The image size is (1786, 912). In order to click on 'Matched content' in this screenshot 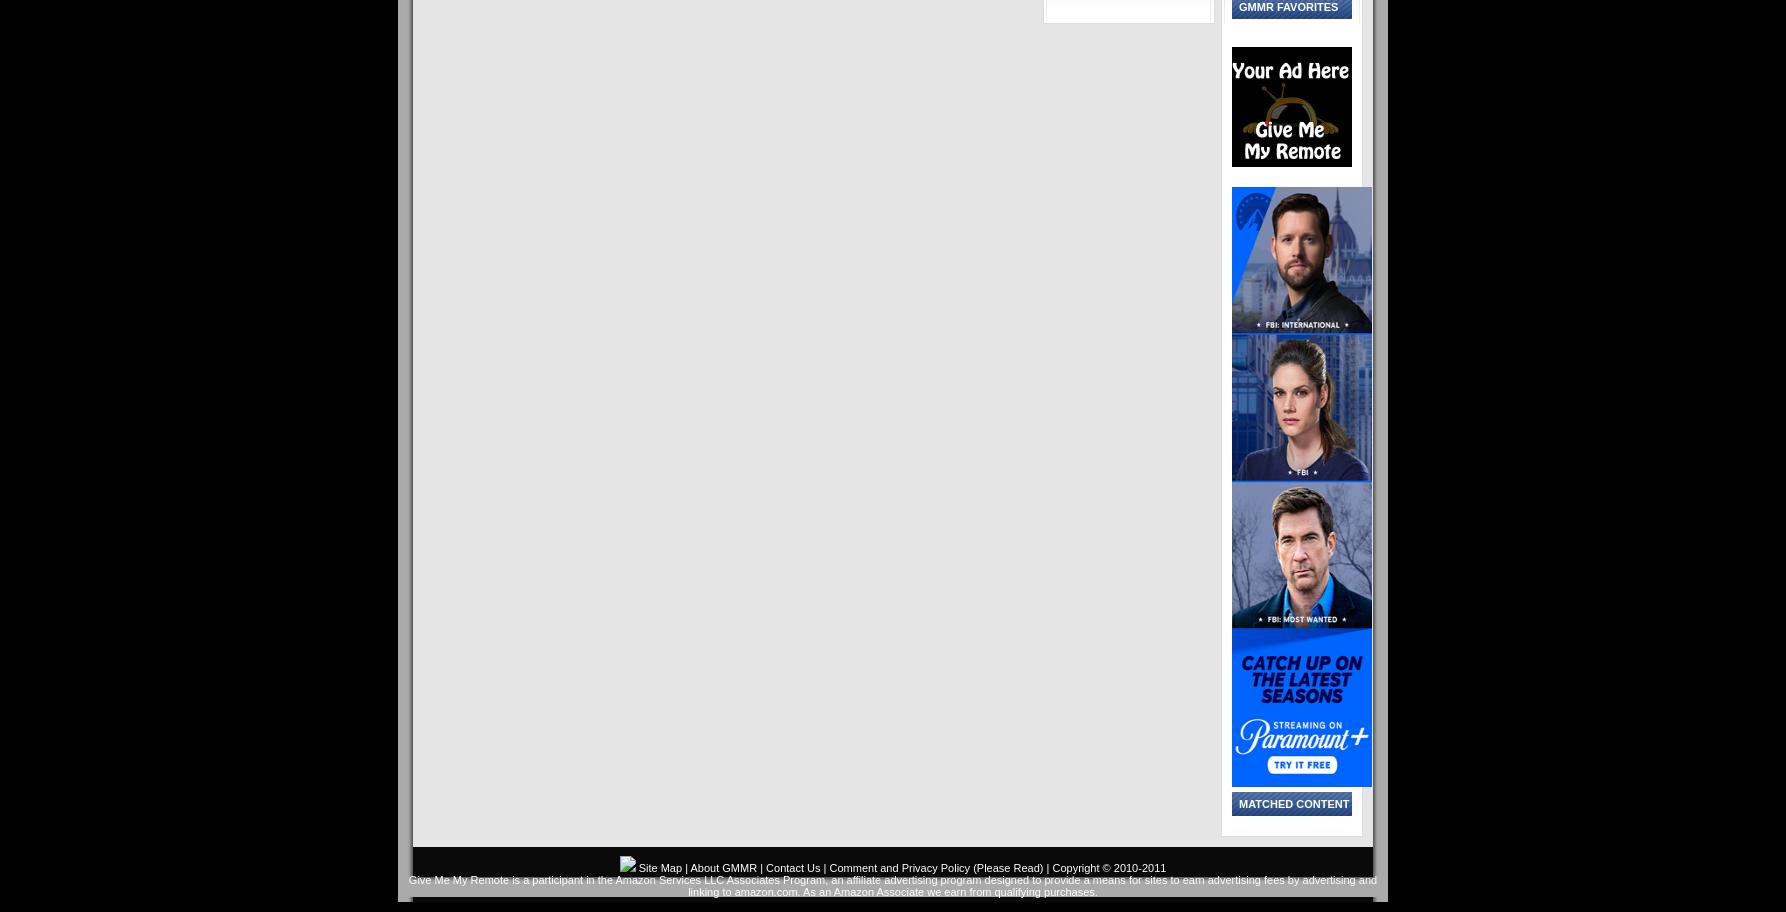, I will do `click(1293, 803)`.